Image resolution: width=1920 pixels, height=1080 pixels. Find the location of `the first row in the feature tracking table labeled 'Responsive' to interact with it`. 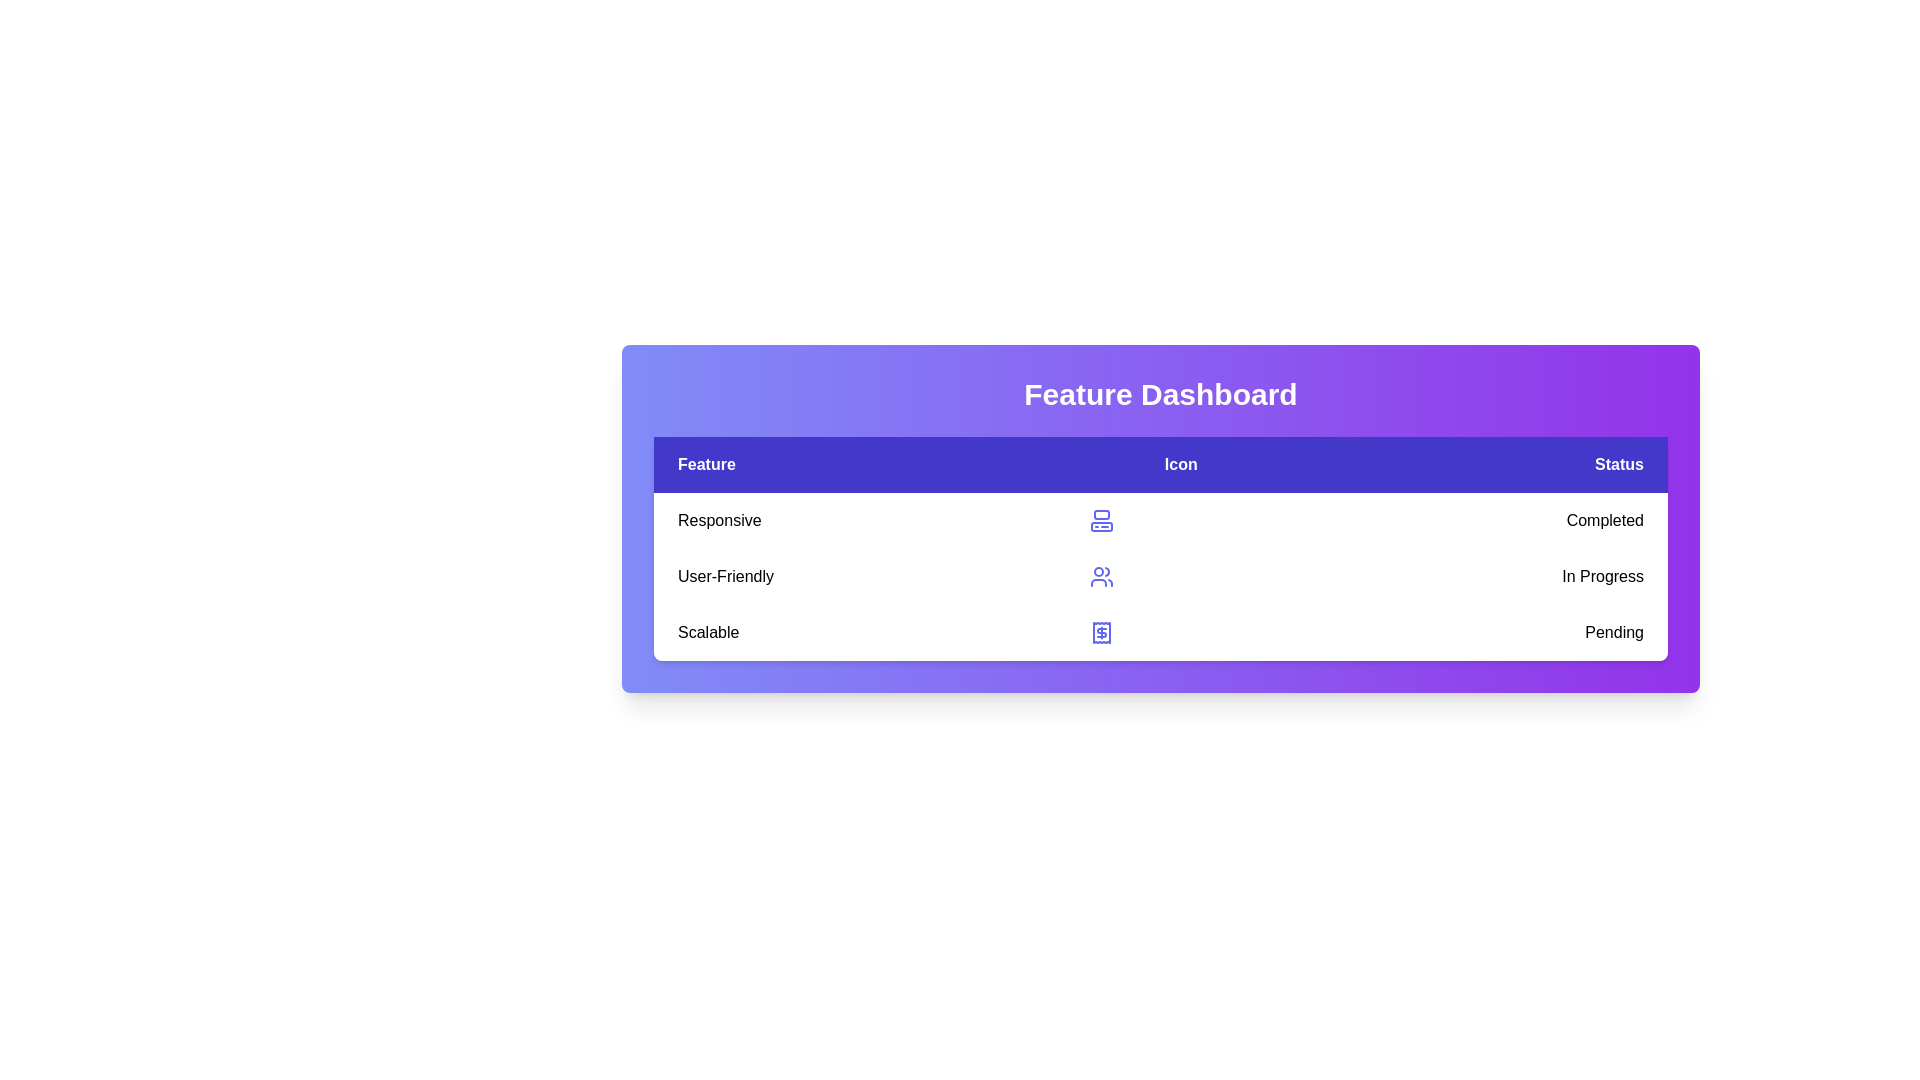

the first row in the feature tracking table labeled 'Responsive' to interact with it is located at coordinates (1161, 519).